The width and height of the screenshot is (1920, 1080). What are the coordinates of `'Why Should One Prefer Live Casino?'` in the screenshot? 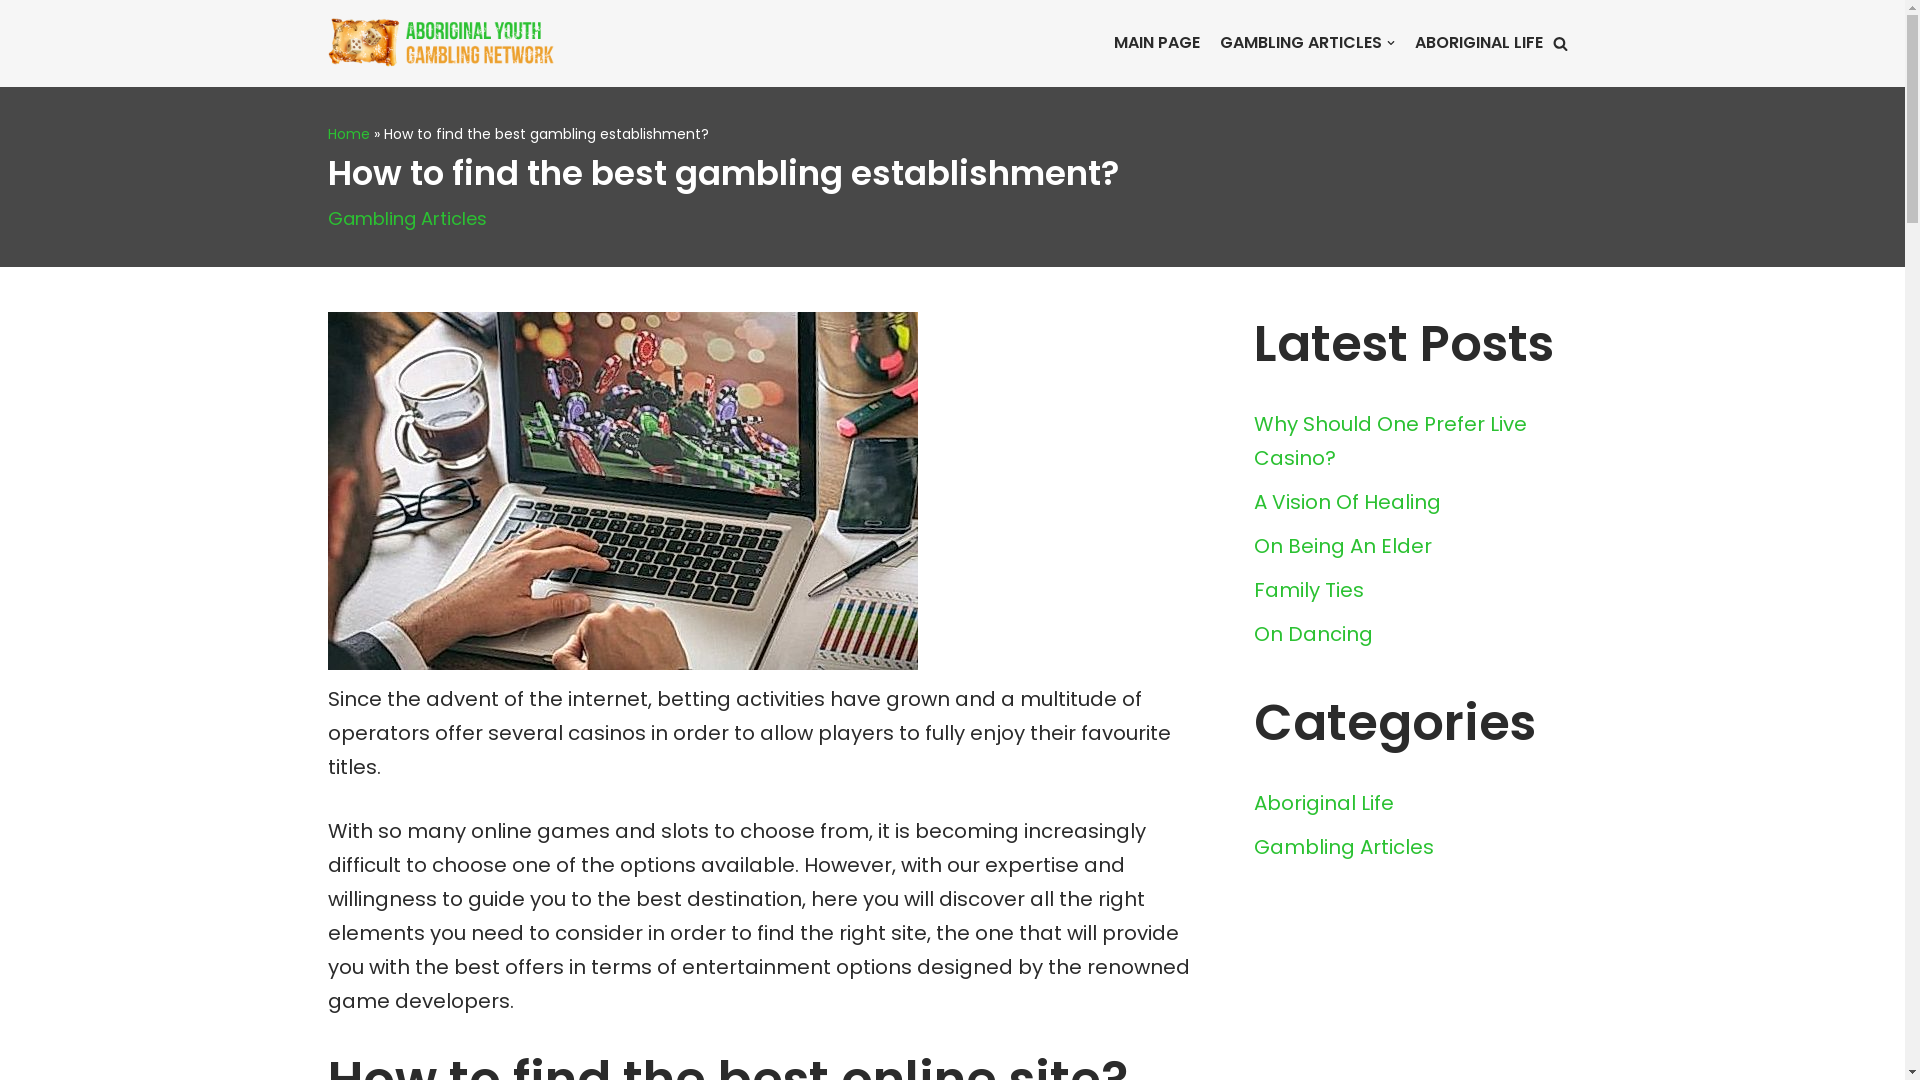 It's located at (1389, 439).